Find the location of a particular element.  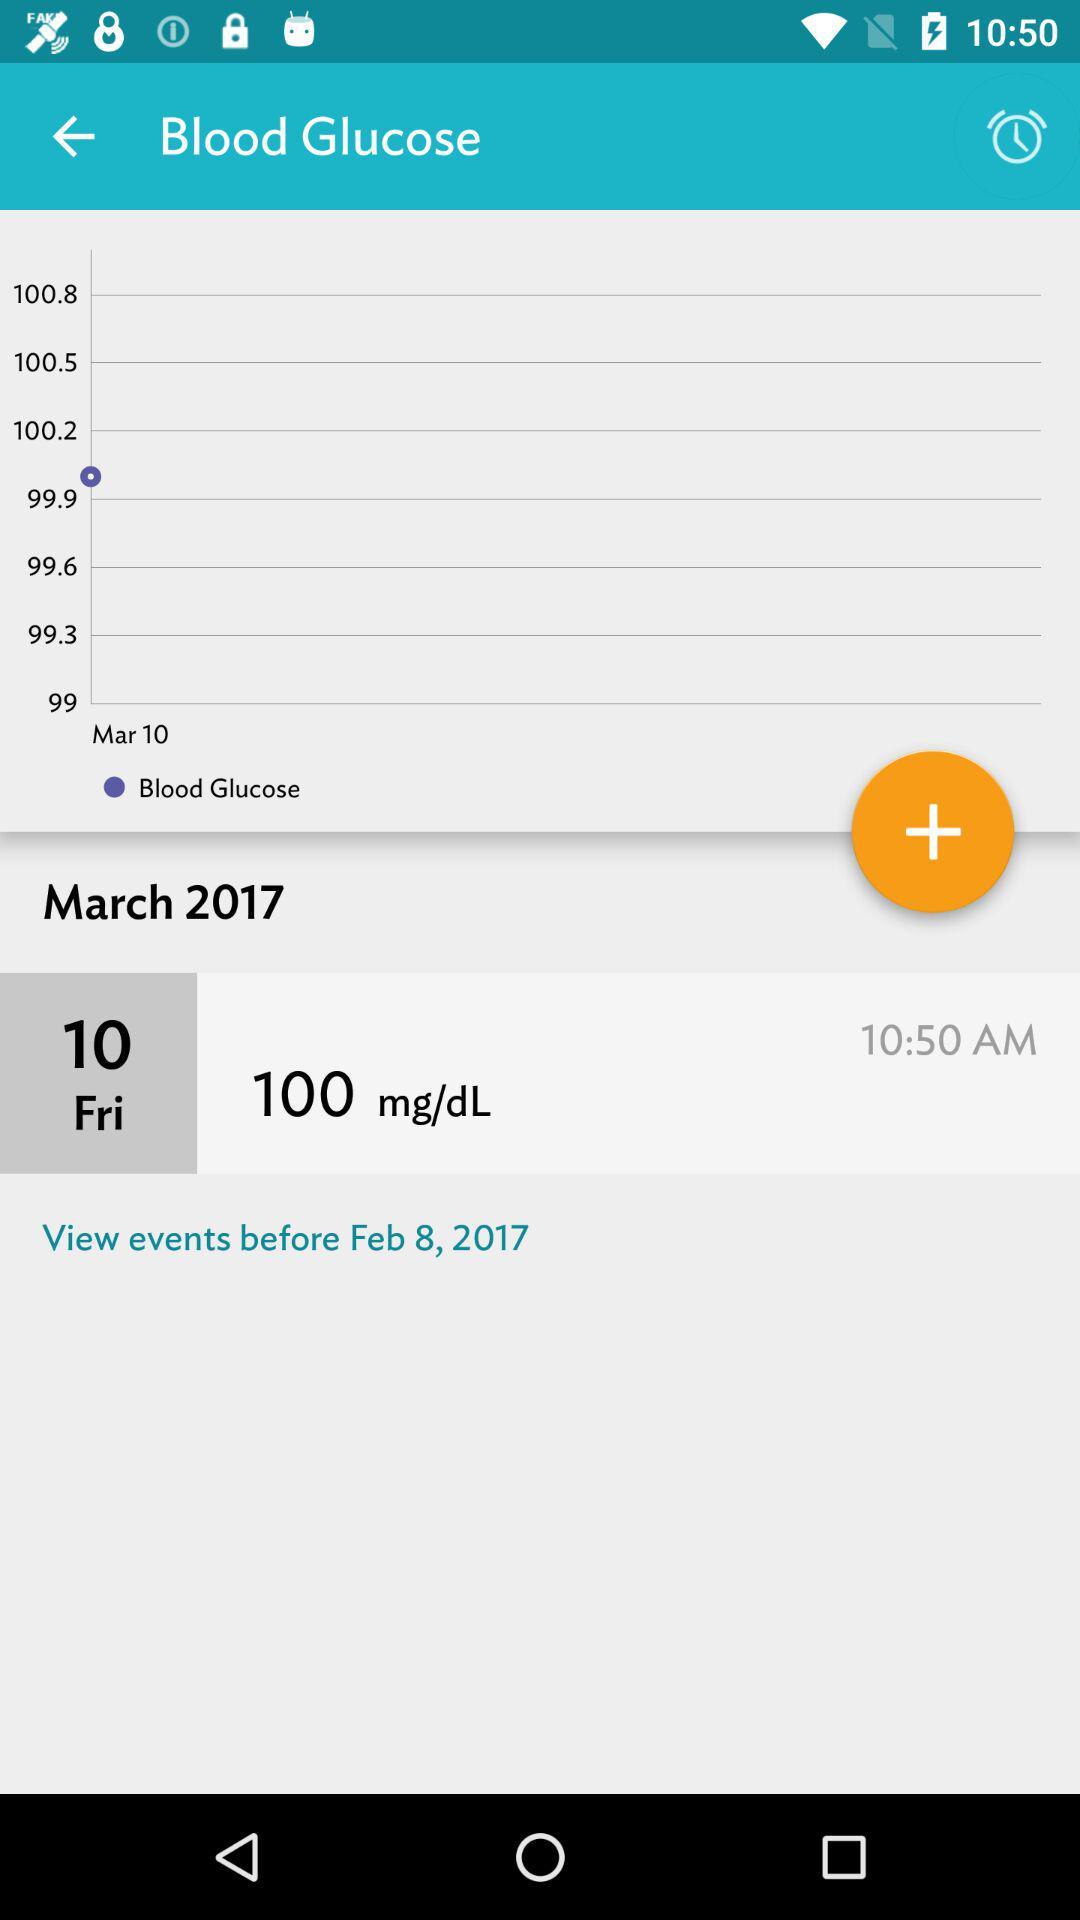

the item to the left of blood glucose app is located at coordinates (72, 135).